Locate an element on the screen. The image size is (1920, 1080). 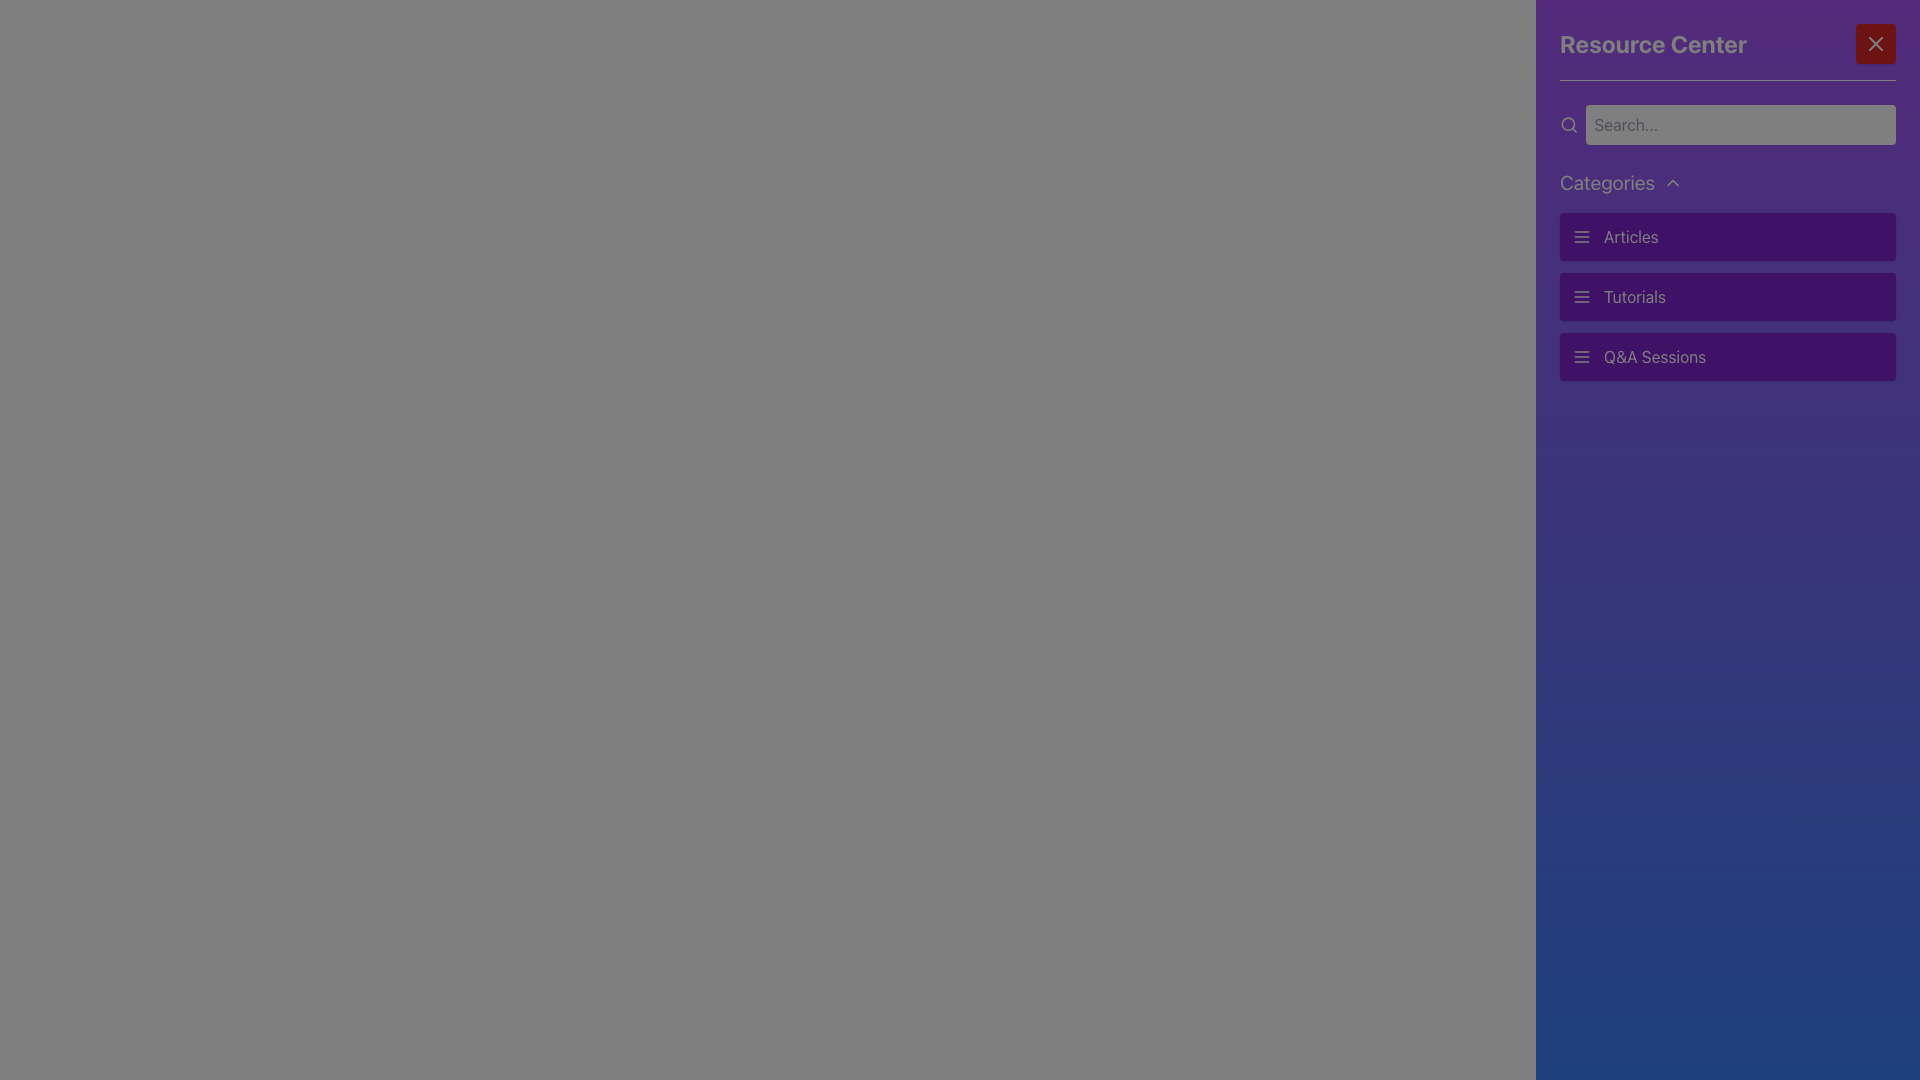
the toggle button located at the top-middle of the panel, directly beneath the search bar, to expand or collapse related subcategories is located at coordinates (1621, 182).